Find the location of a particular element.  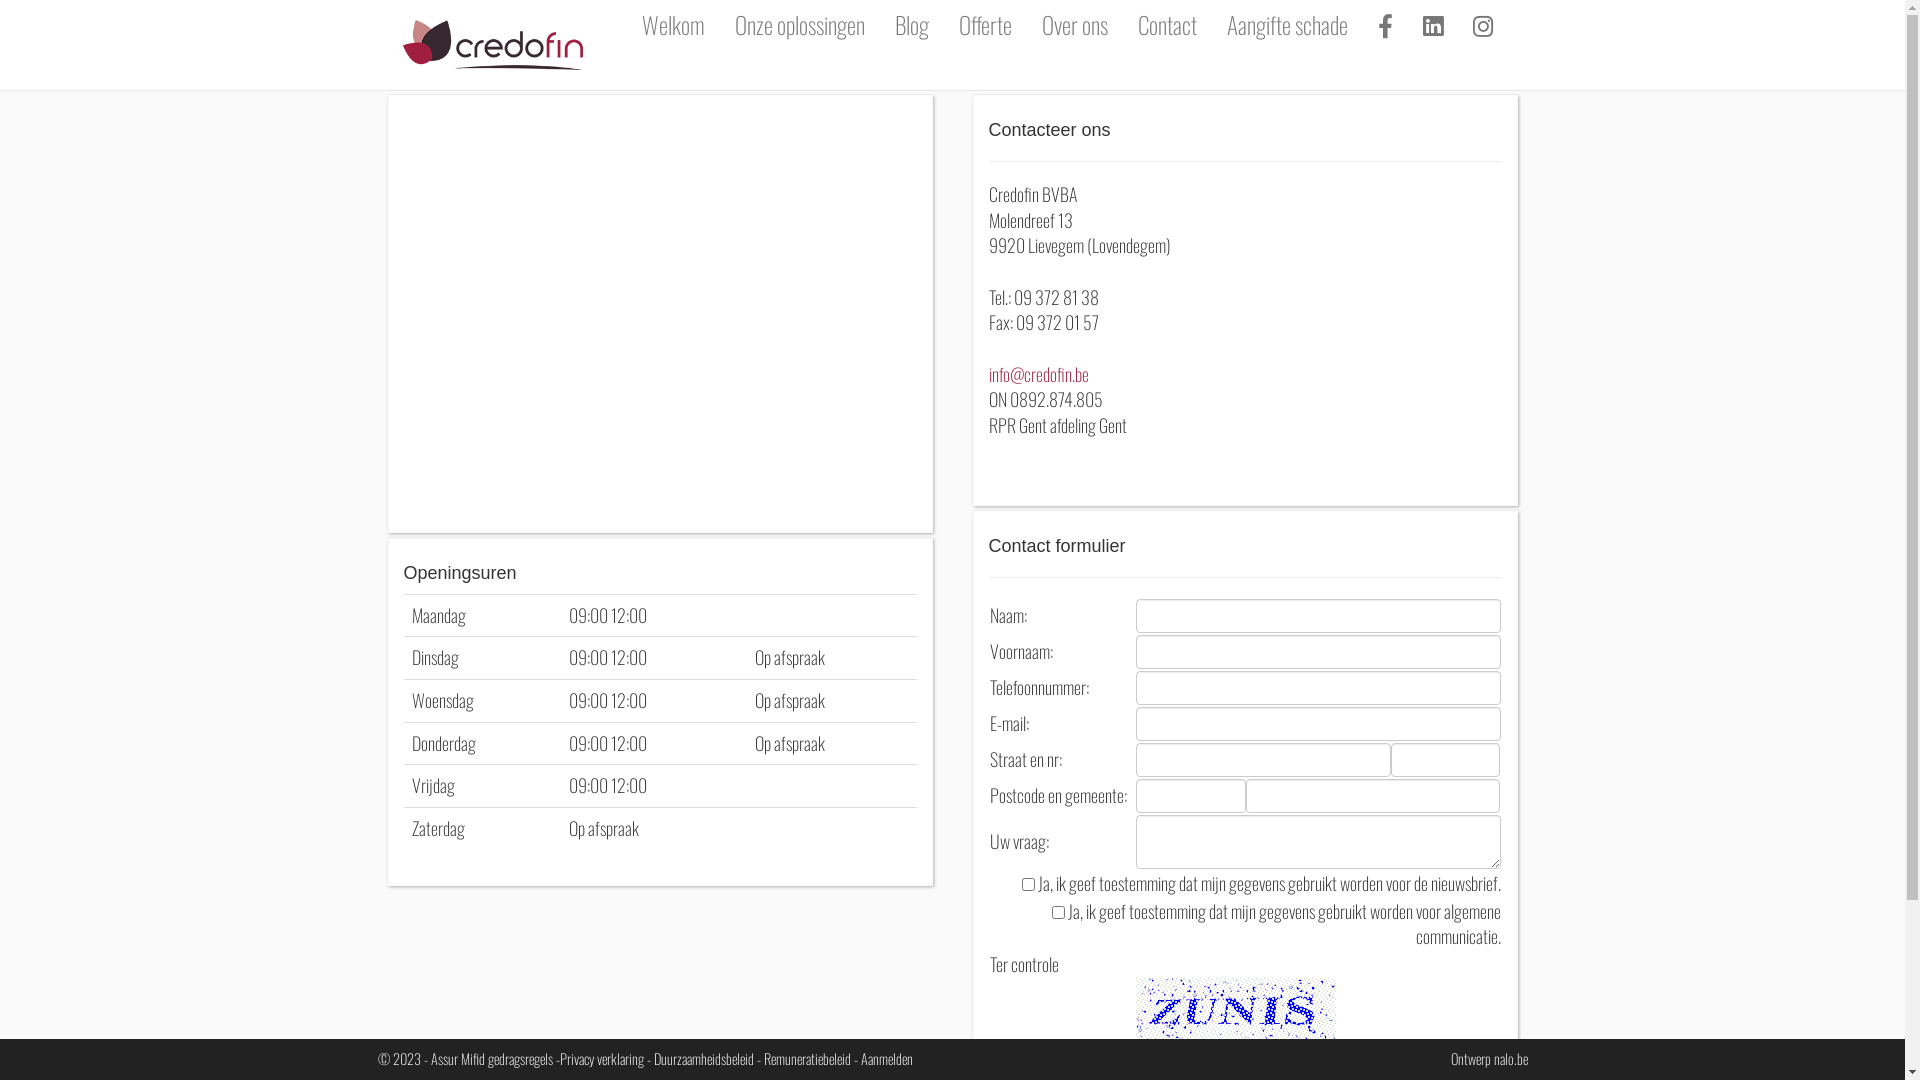

'Privacy verklaring' is located at coordinates (600, 1057).